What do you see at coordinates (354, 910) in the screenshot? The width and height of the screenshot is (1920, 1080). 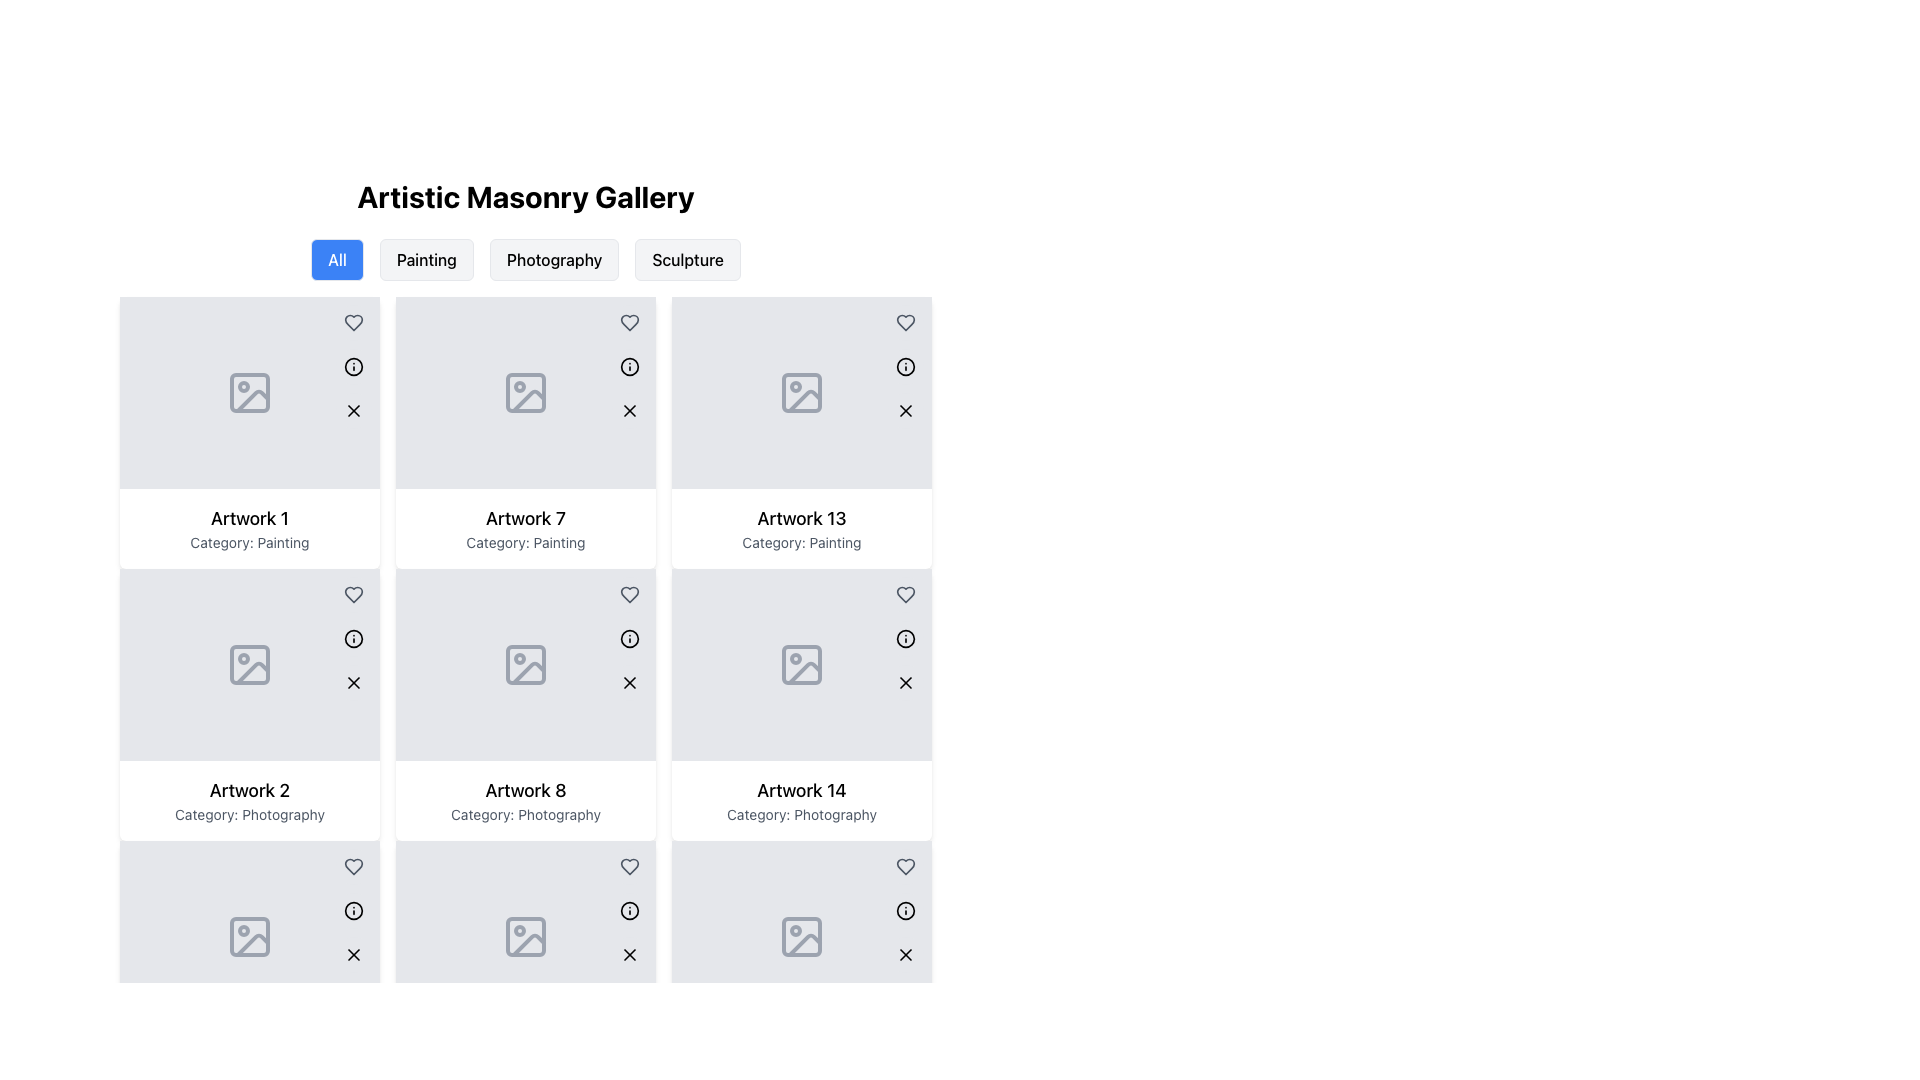 I see `the circular information icon in the bottom-left corner of the 'Artwork 2: Category: Photography' card` at bounding box center [354, 910].